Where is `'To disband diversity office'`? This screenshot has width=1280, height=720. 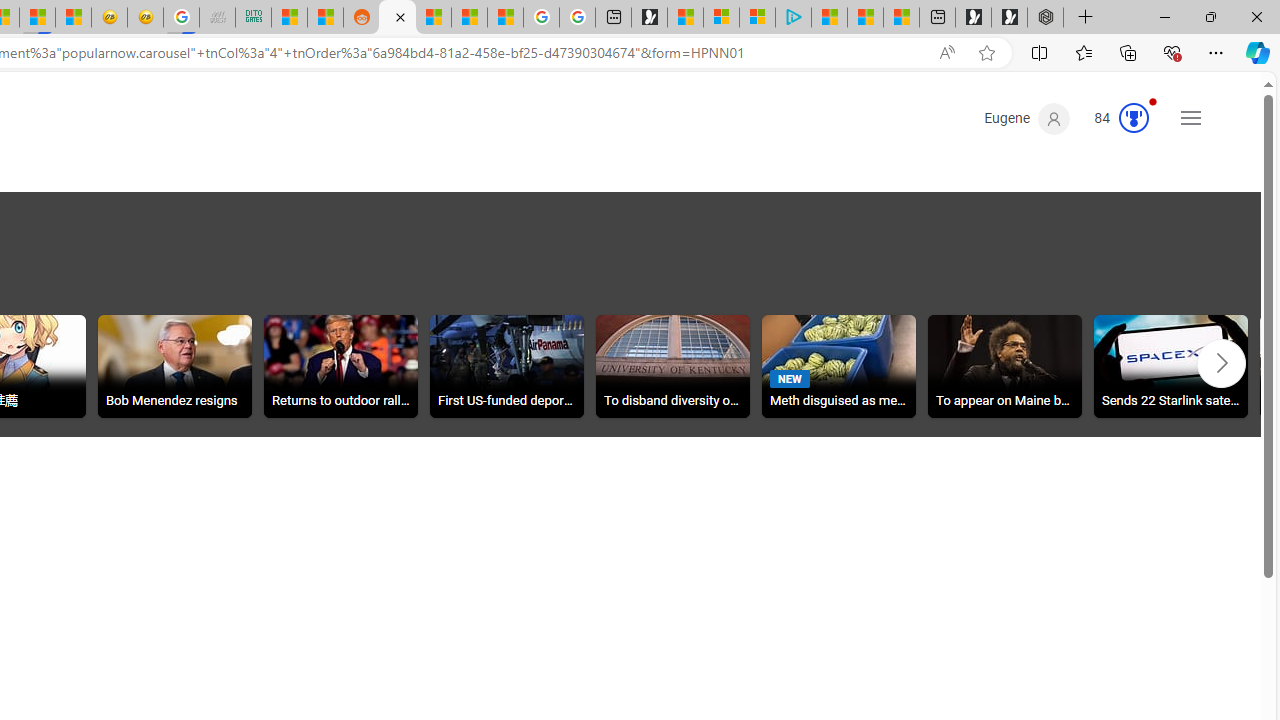
'To disband diversity office' is located at coordinates (673, 369).